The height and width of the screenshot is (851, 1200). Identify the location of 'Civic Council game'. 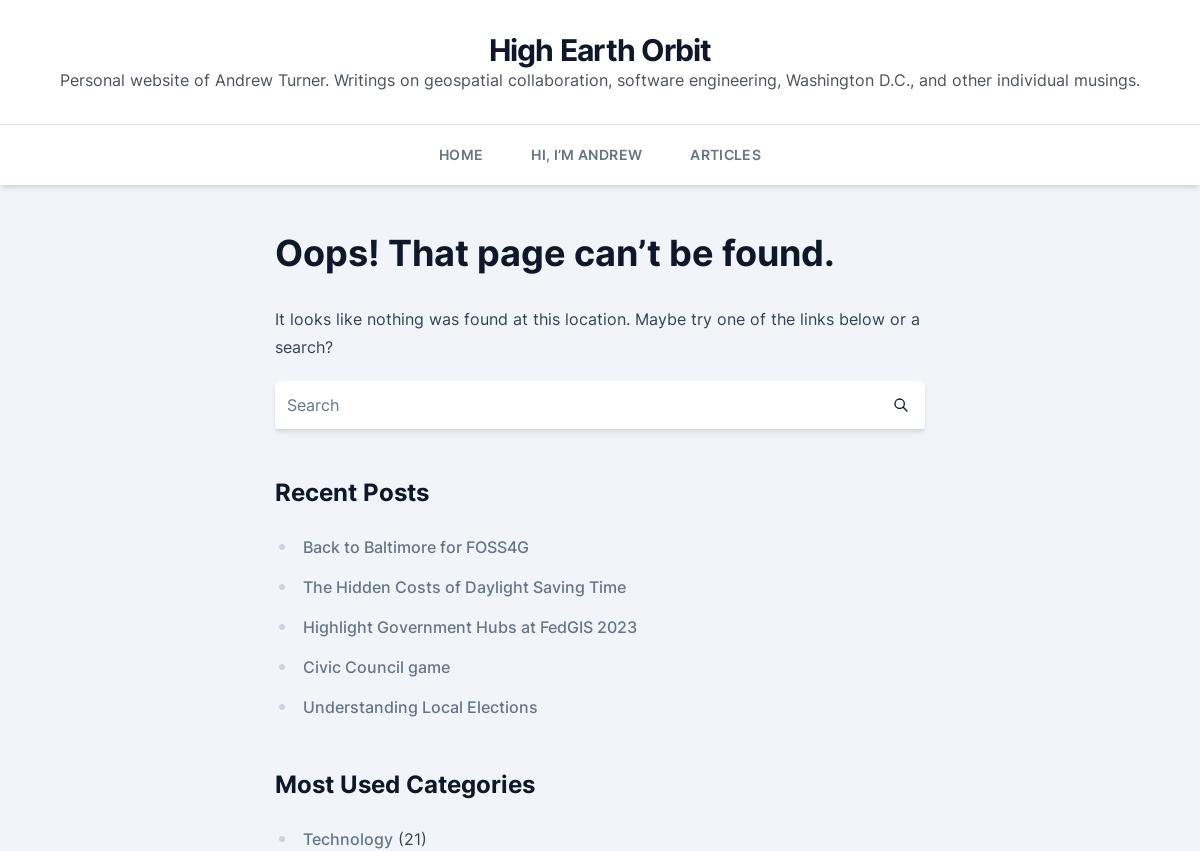
(376, 665).